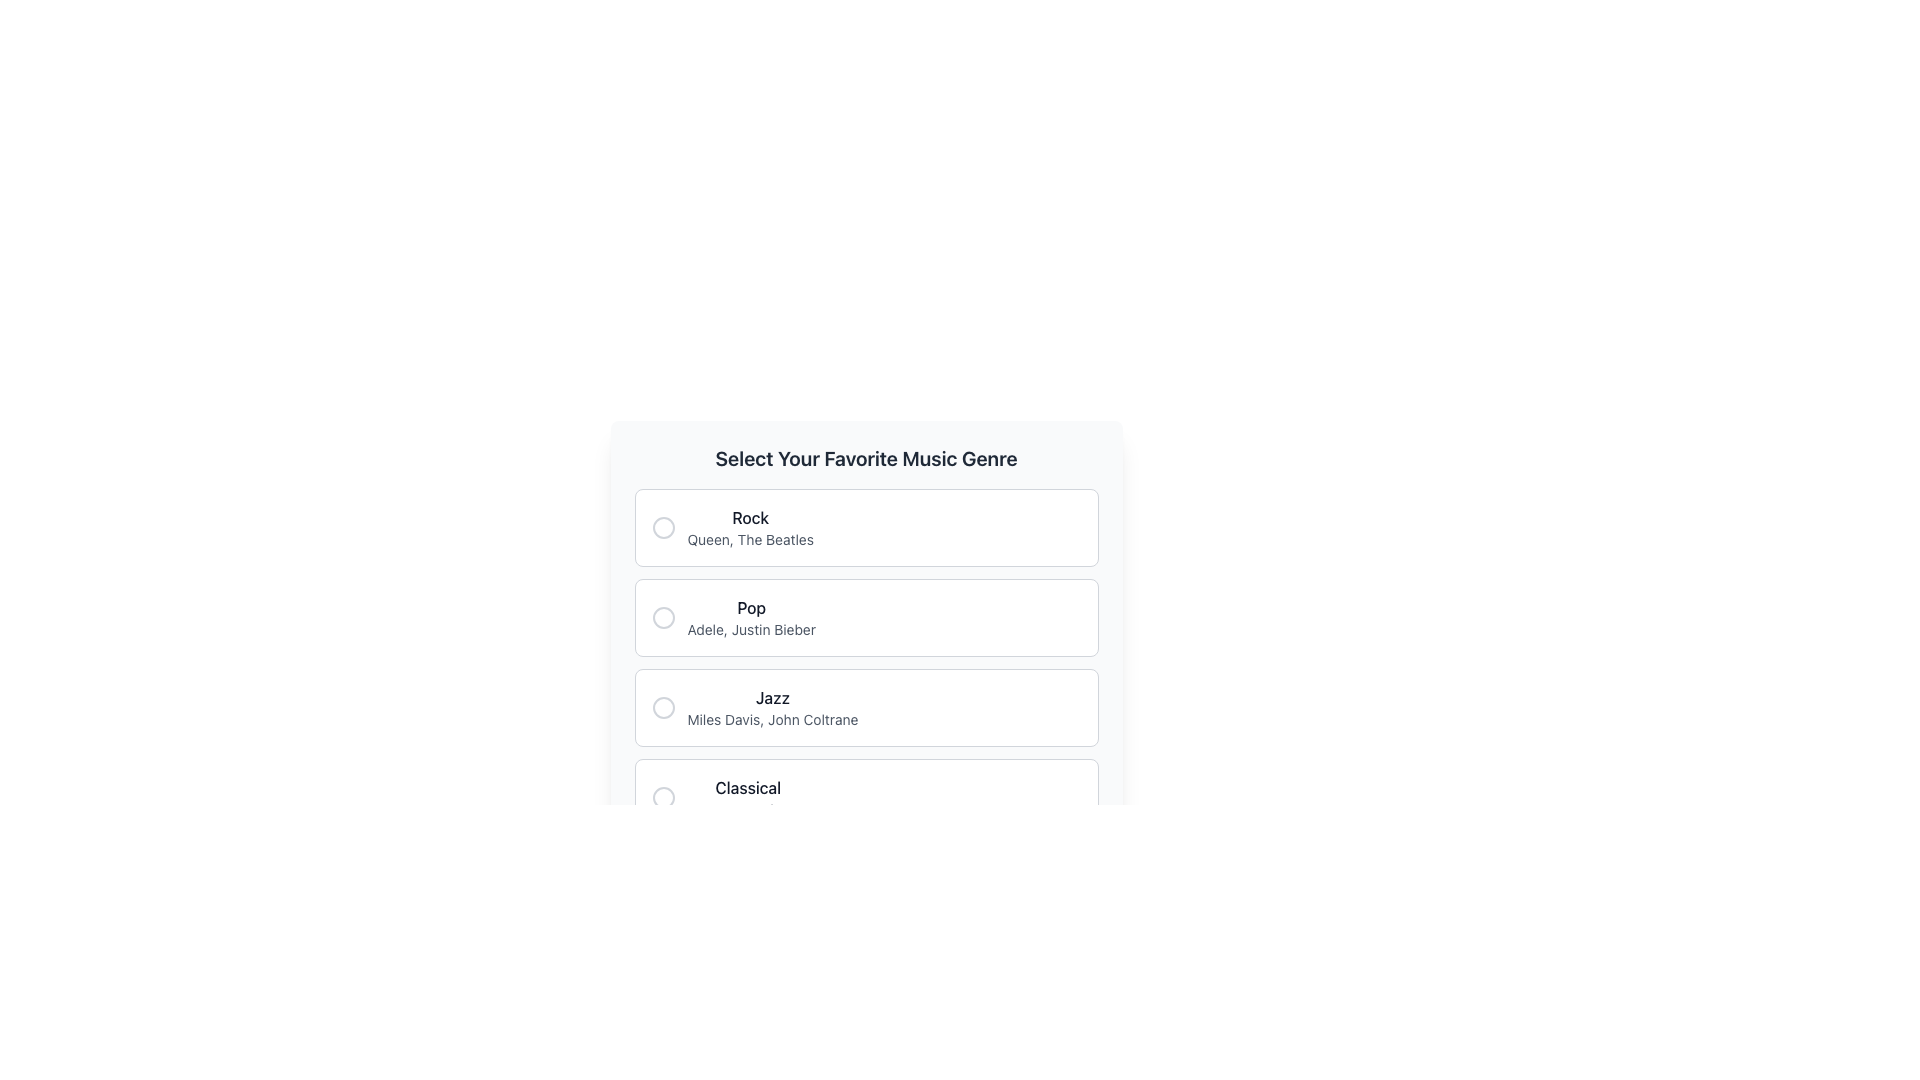 The image size is (1920, 1080). What do you see at coordinates (663, 797) in the screenshot?
I see `the radio button indicator located to the left of the text labels 'Classical' and 'Mozart, Beethoven' in the 'Select Your Favorite Music Genre' group` at bounding box center [663, 797].